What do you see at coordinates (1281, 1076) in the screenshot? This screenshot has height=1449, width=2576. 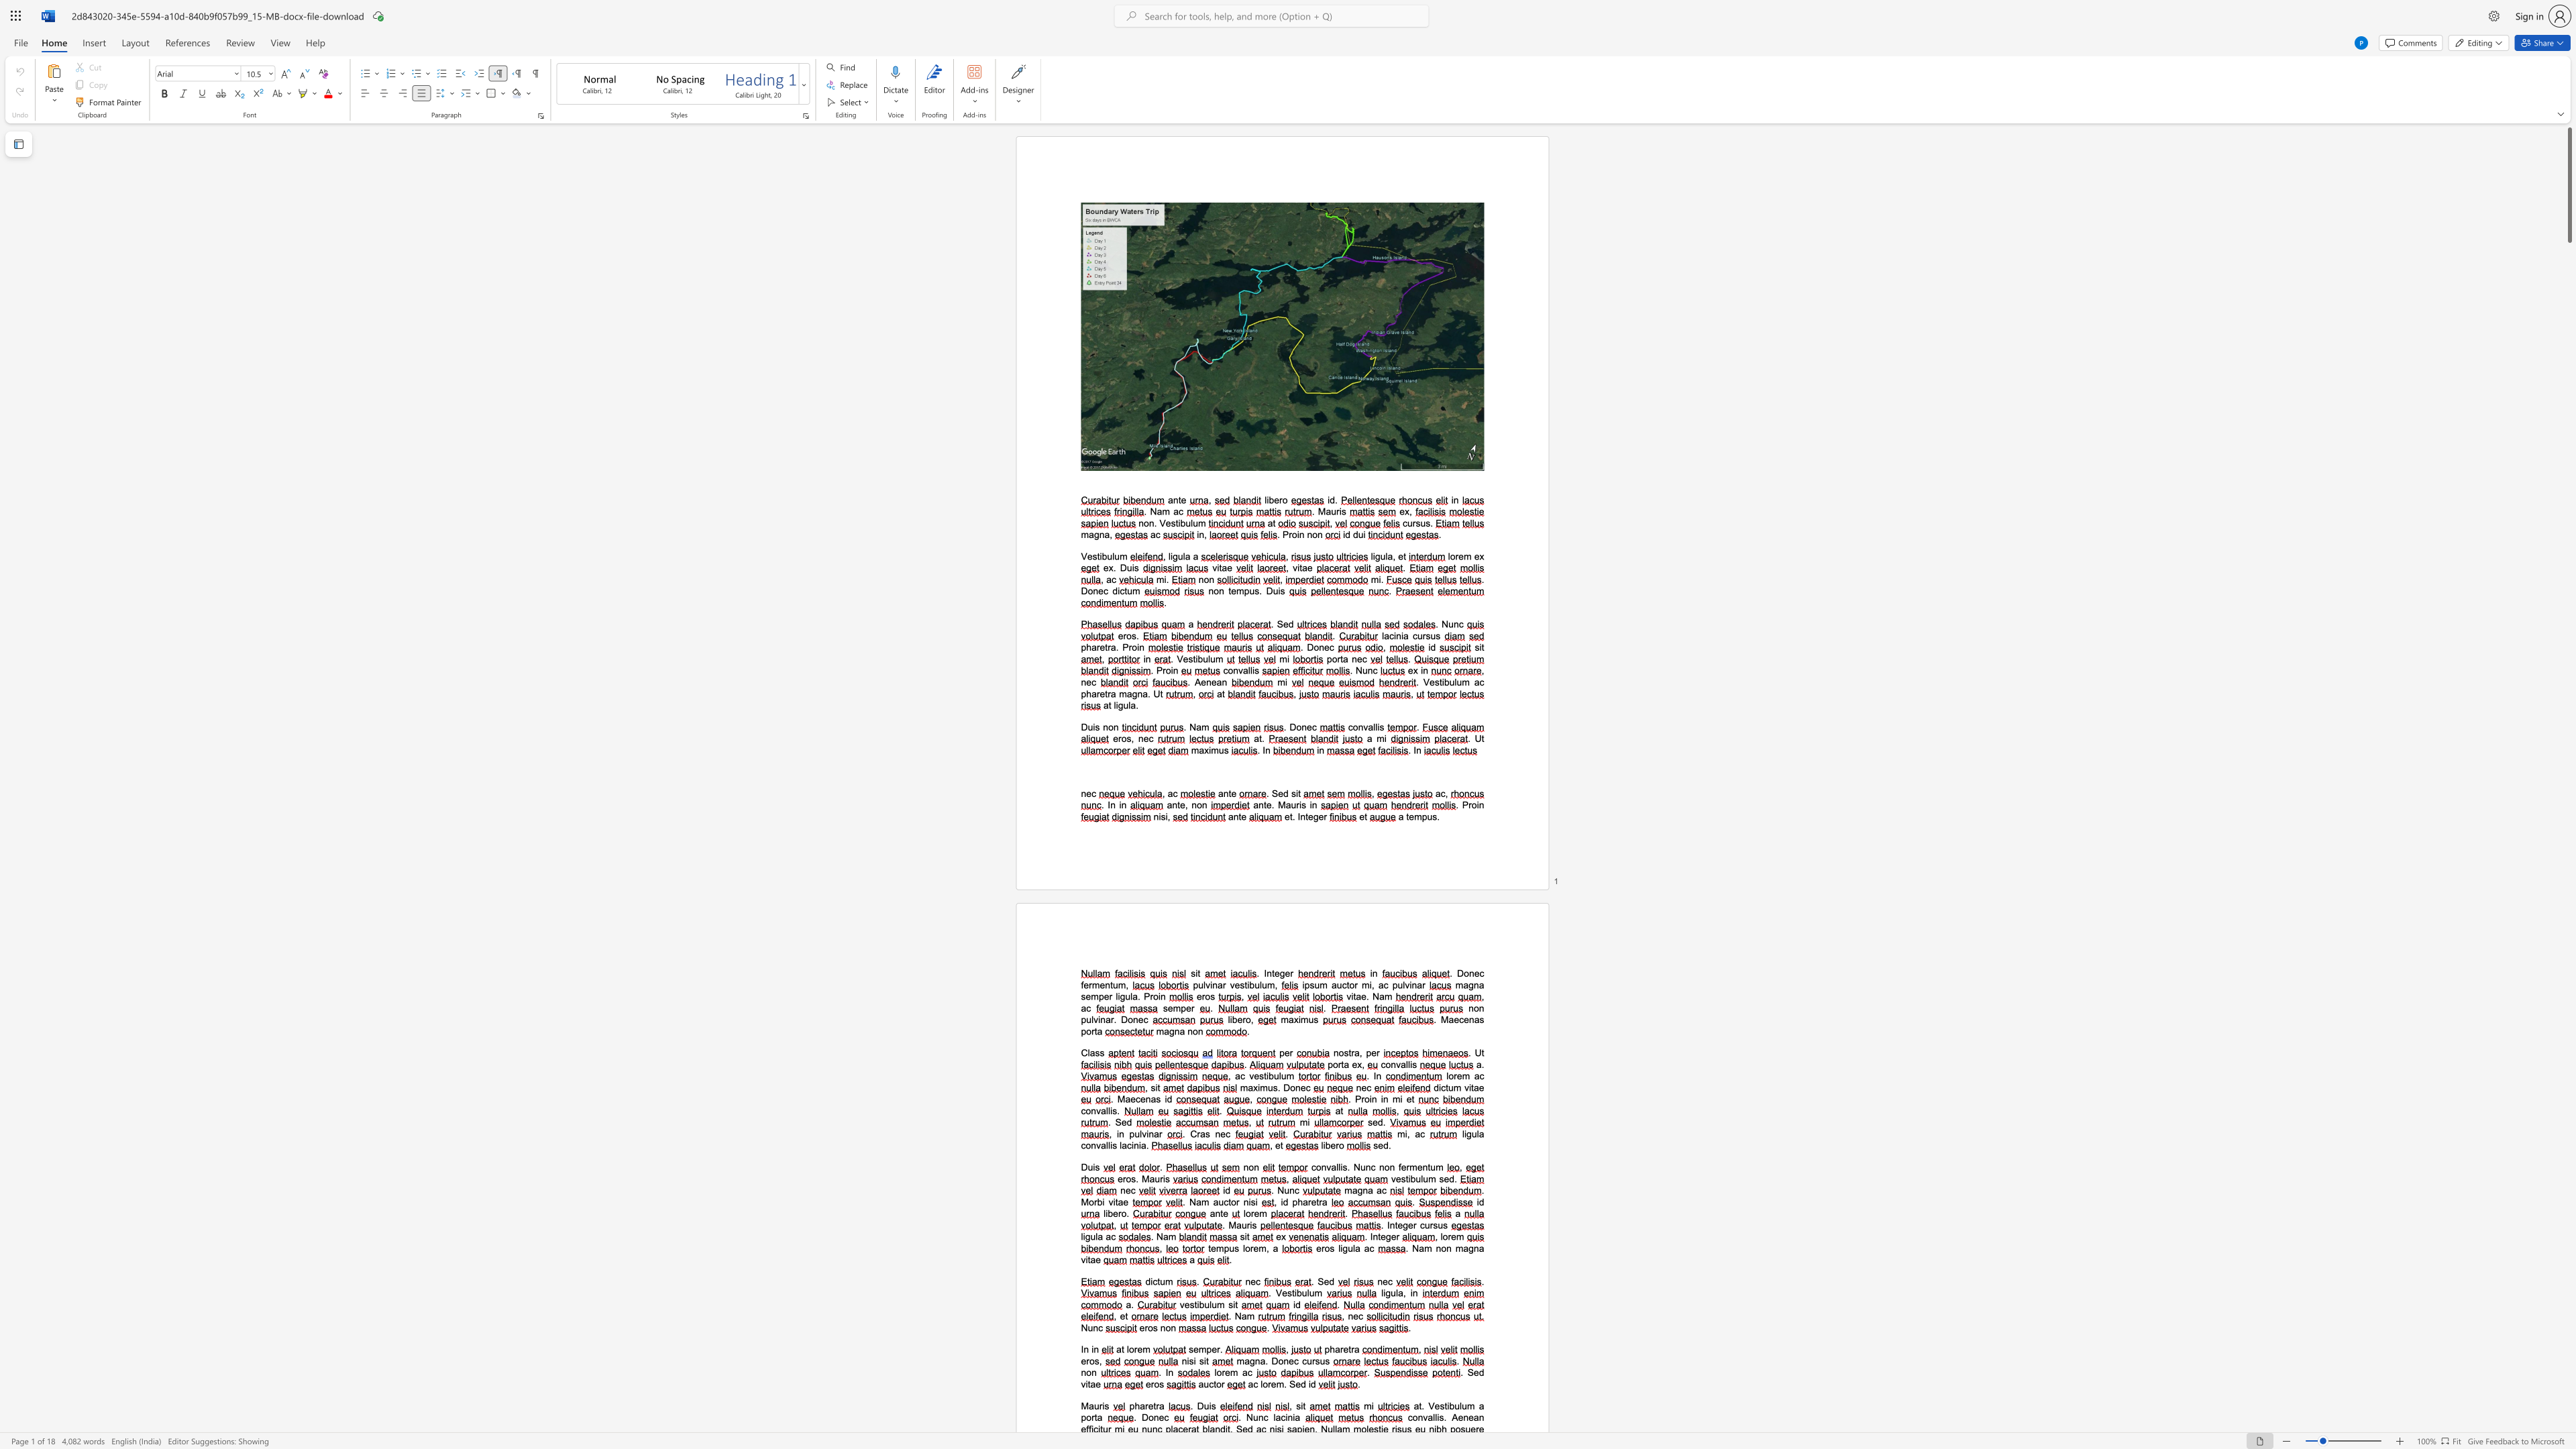 I see `the space between the continuous character "l" and "u" in the text` at bounding box center [1281, 1076].